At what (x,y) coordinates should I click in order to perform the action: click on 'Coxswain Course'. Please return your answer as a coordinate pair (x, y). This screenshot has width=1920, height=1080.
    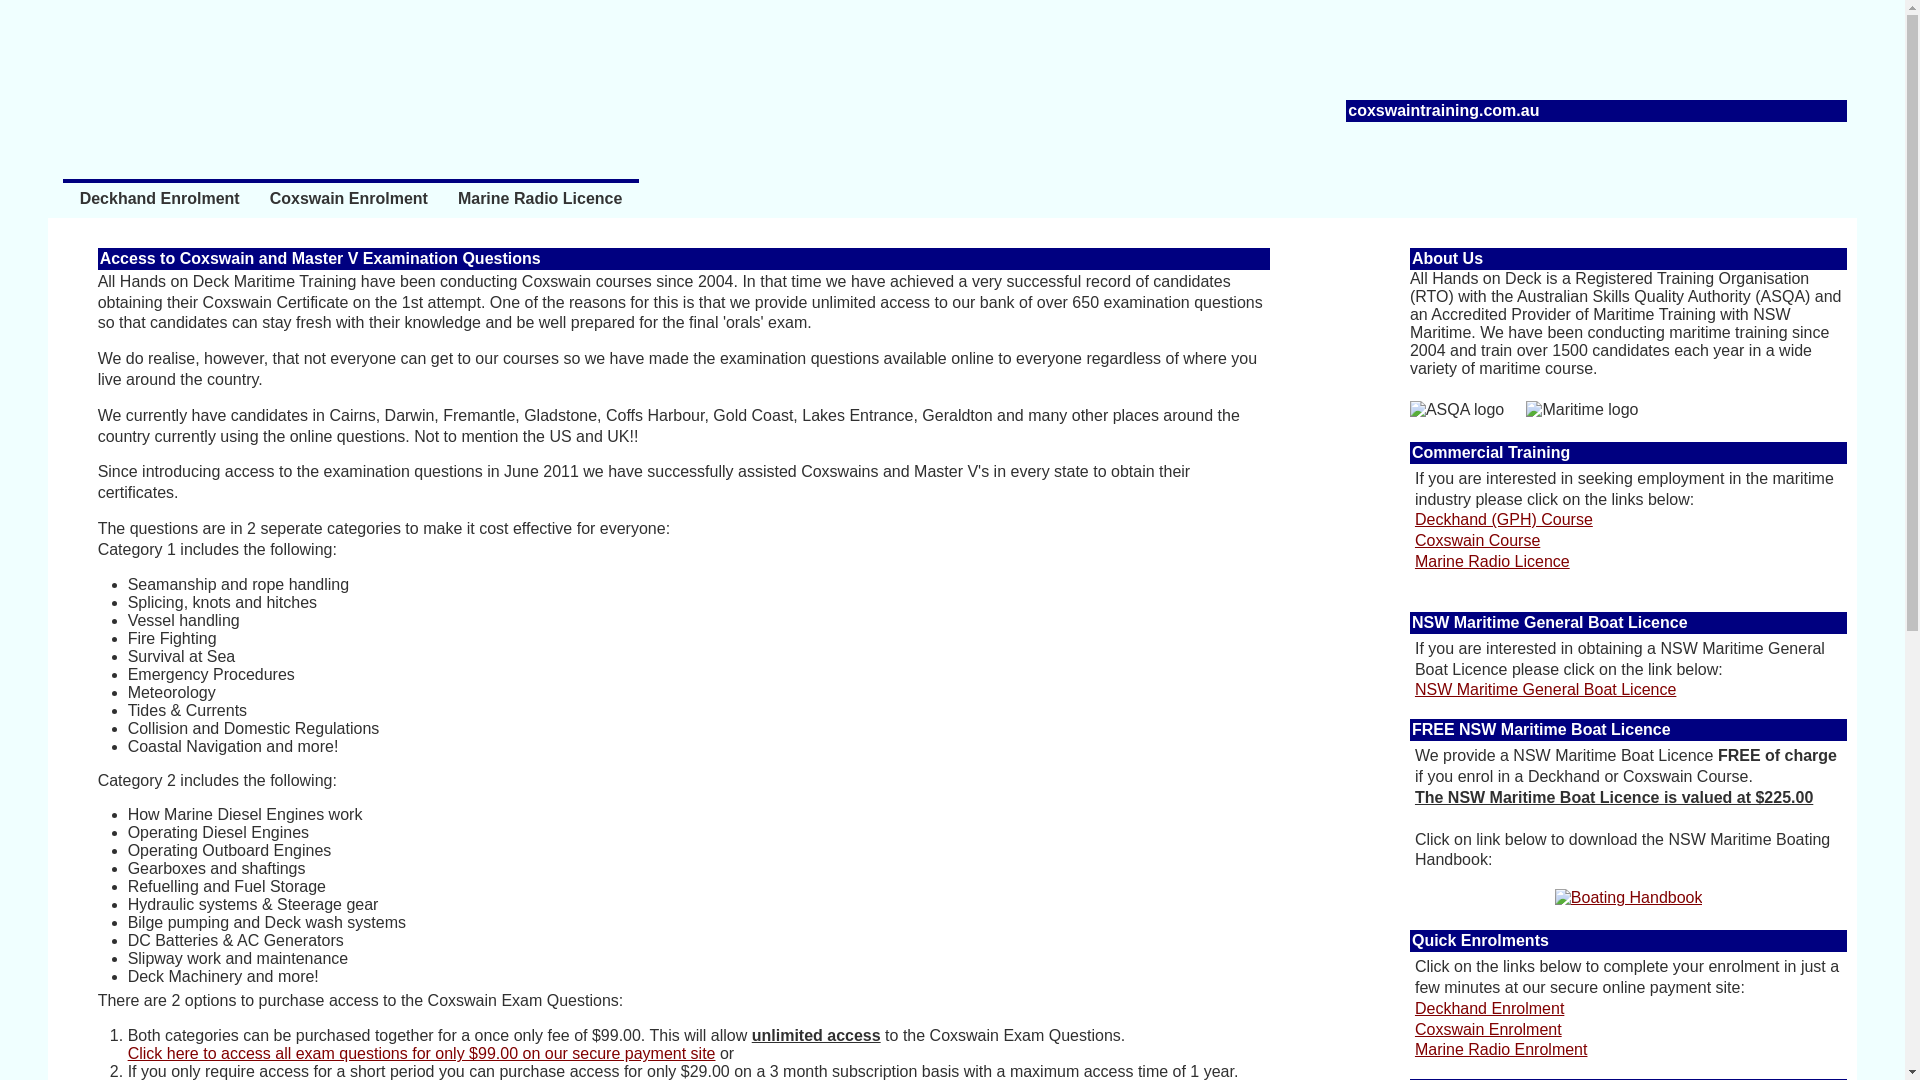
    Looking at the image, I should click on (1477, 540).